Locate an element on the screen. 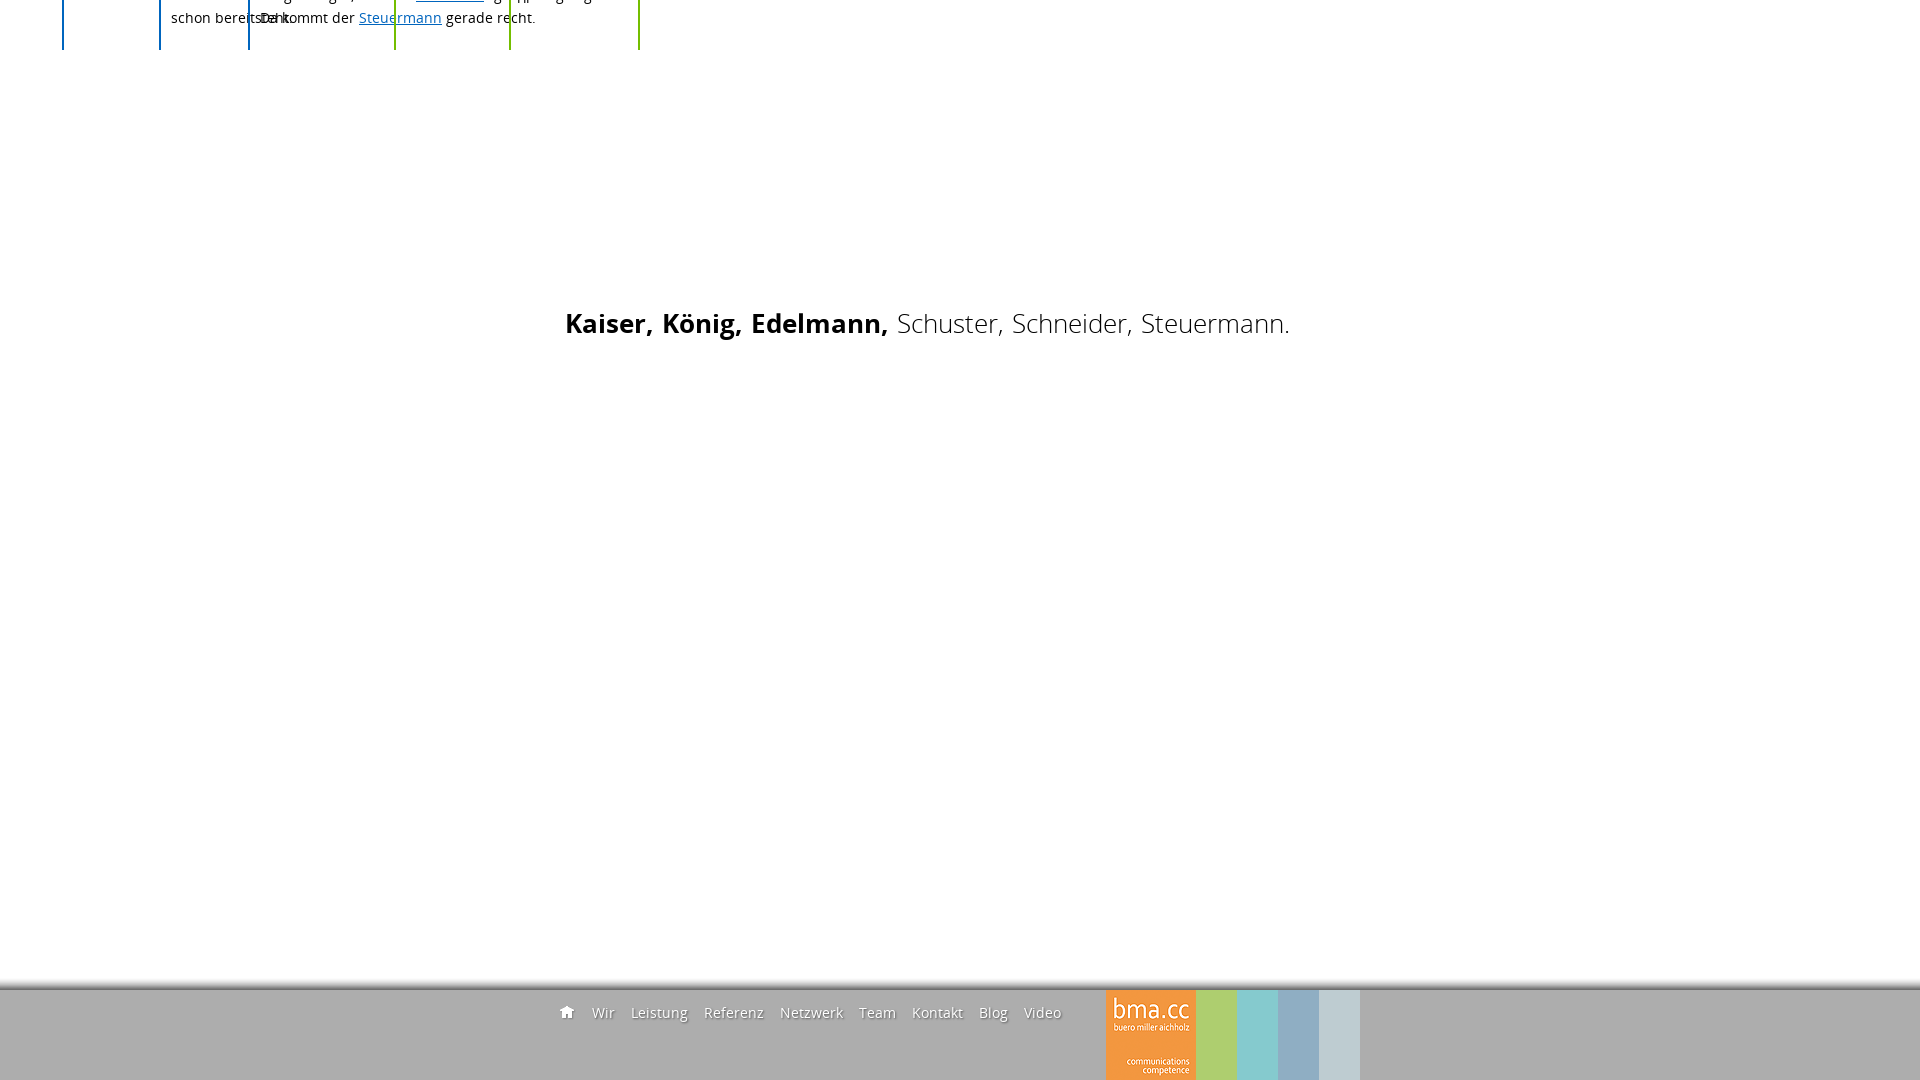  'Video' is located at coordinates (1023, 1012).